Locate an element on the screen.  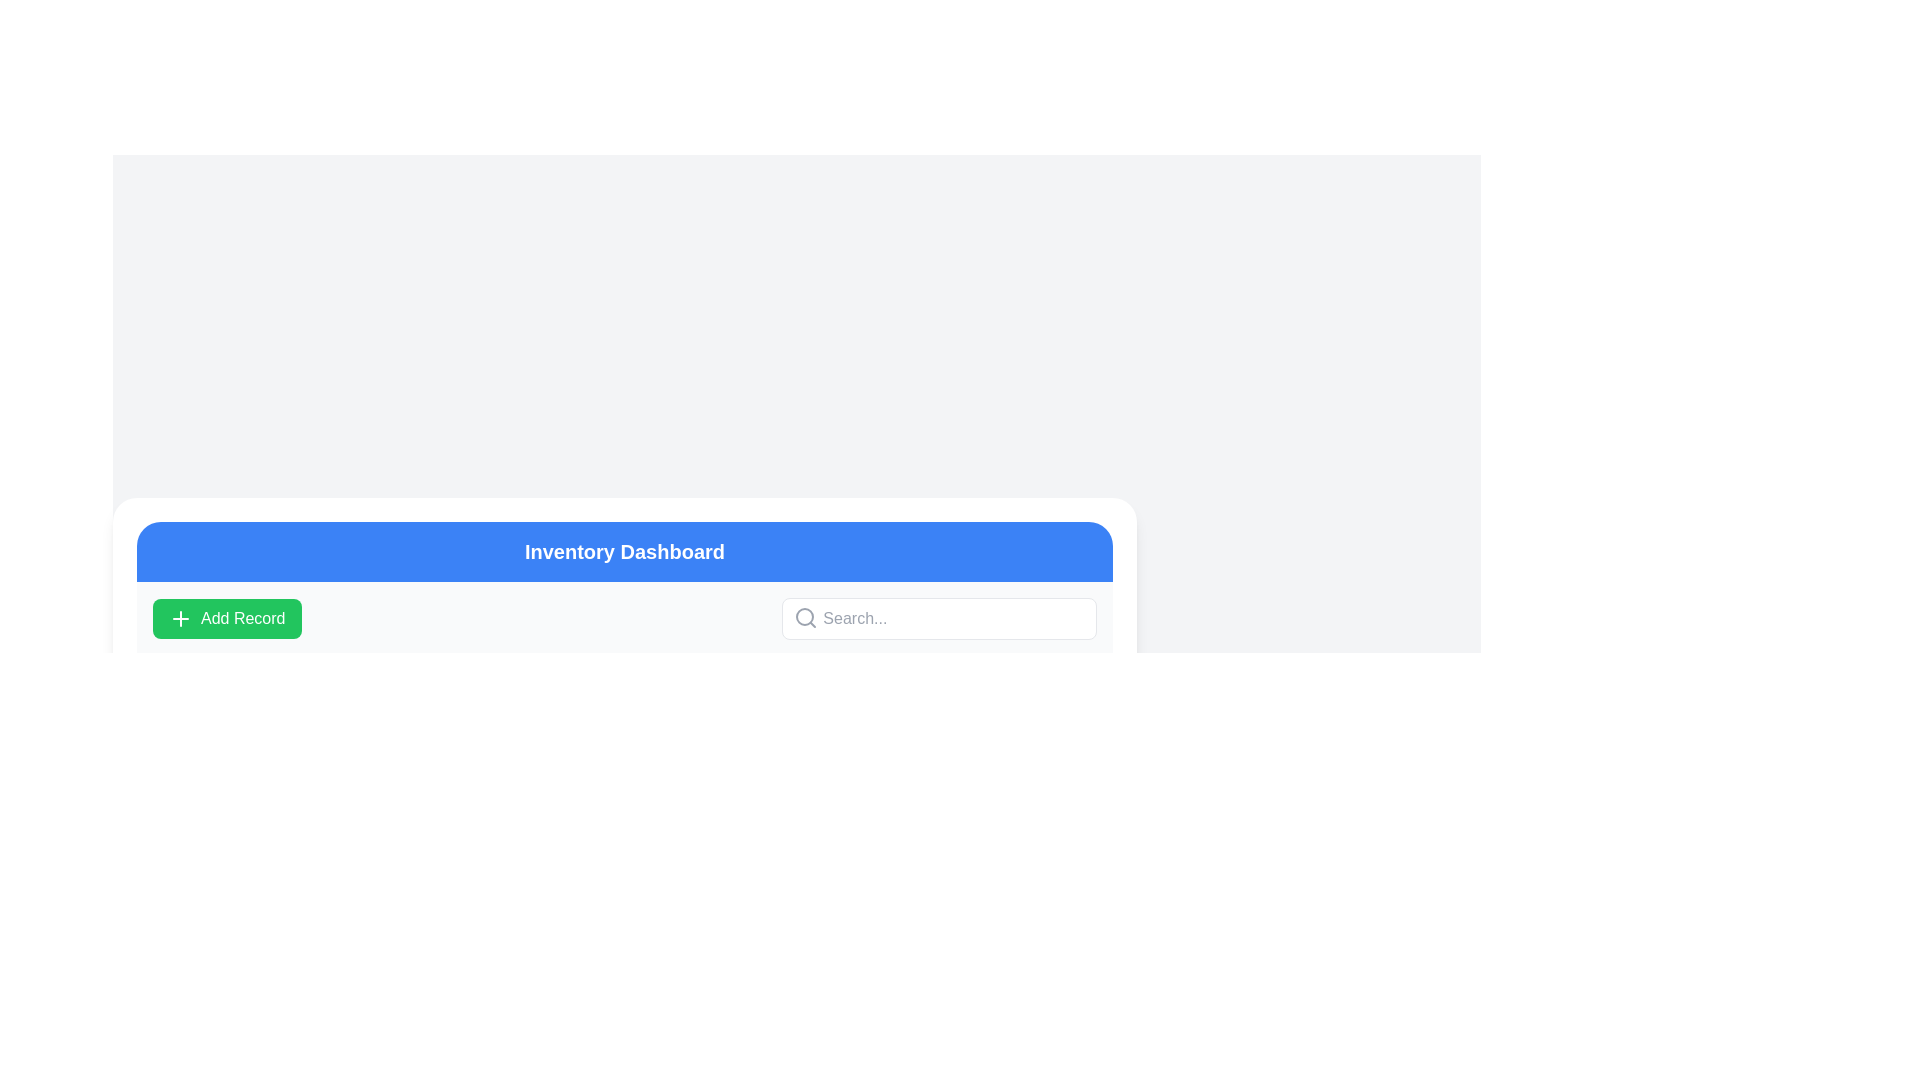
the circular lens part of the magnifying glass icon, which symbolizes the search functionality located to the left of the 'Inventory Dashboard' search input field is located at coordinates (805, 616).